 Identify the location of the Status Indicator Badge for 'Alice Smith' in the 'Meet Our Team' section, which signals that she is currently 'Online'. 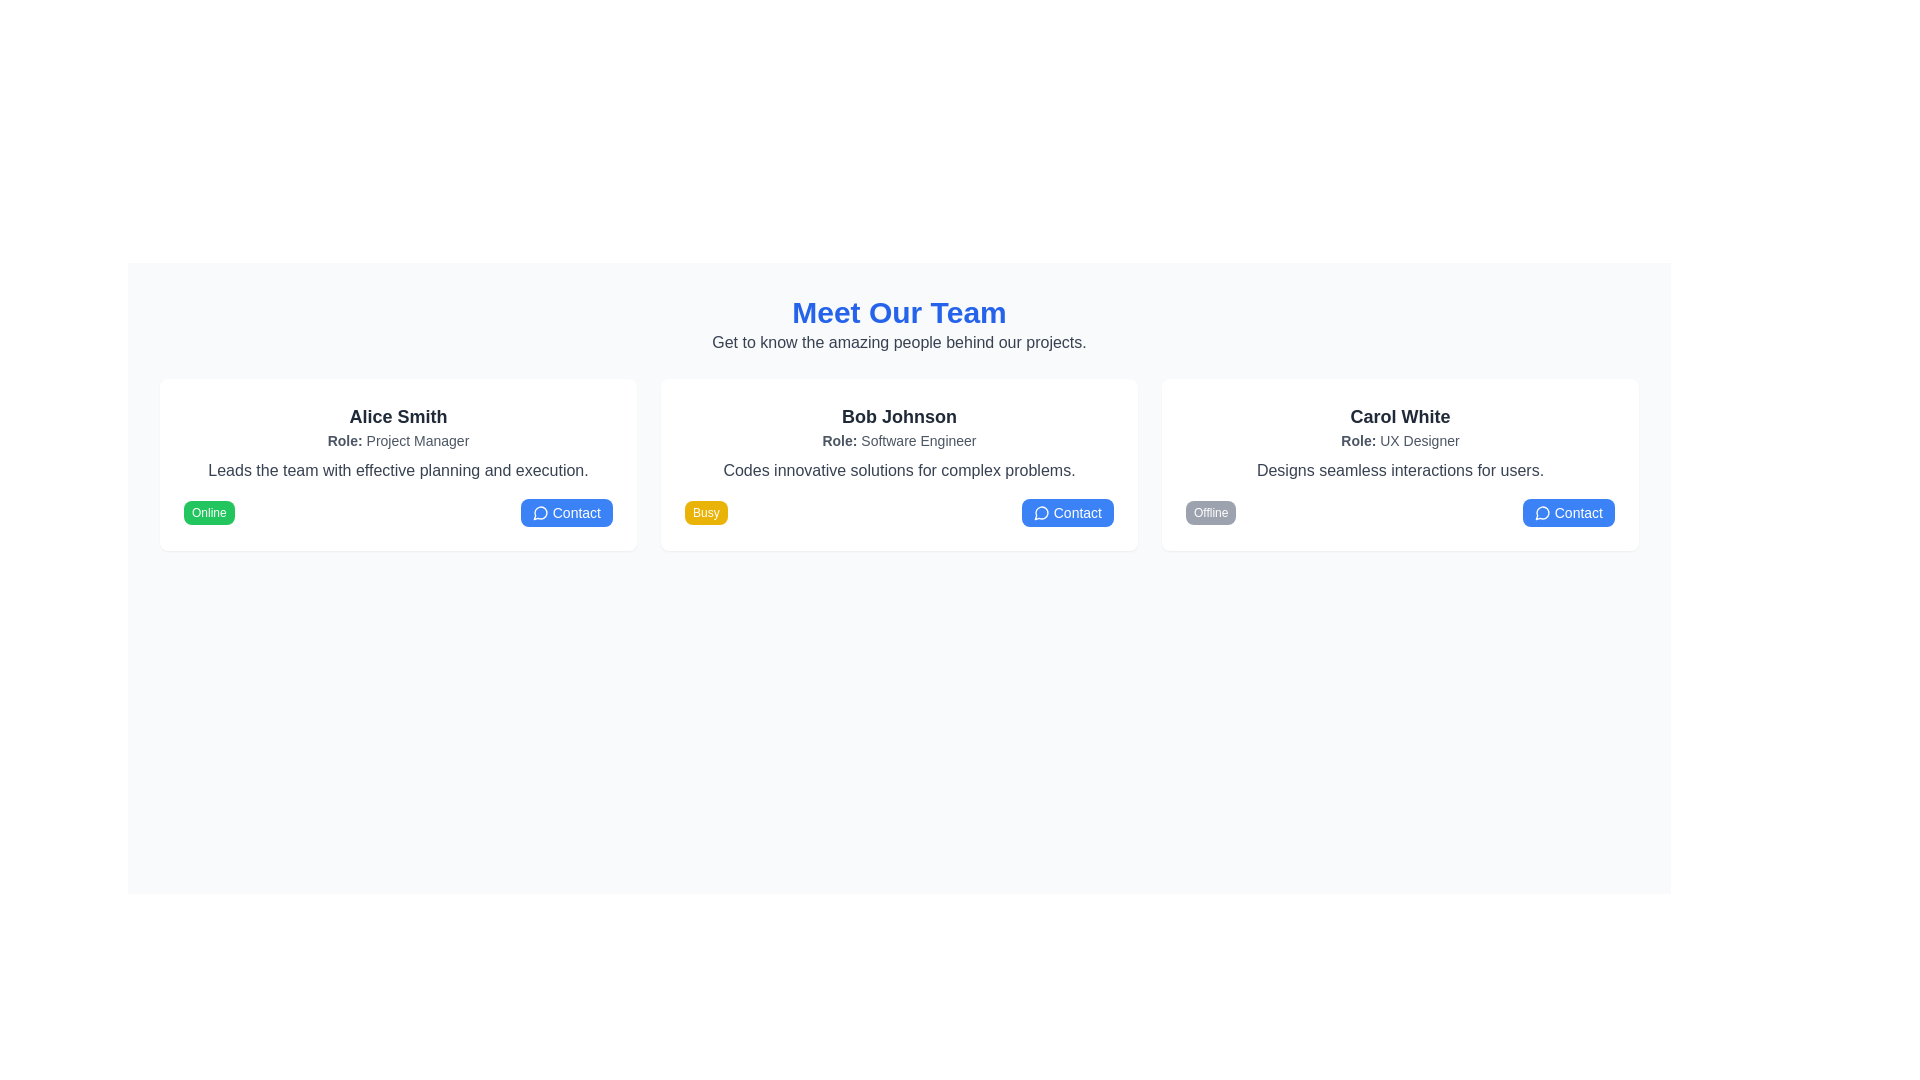
(209, 512).